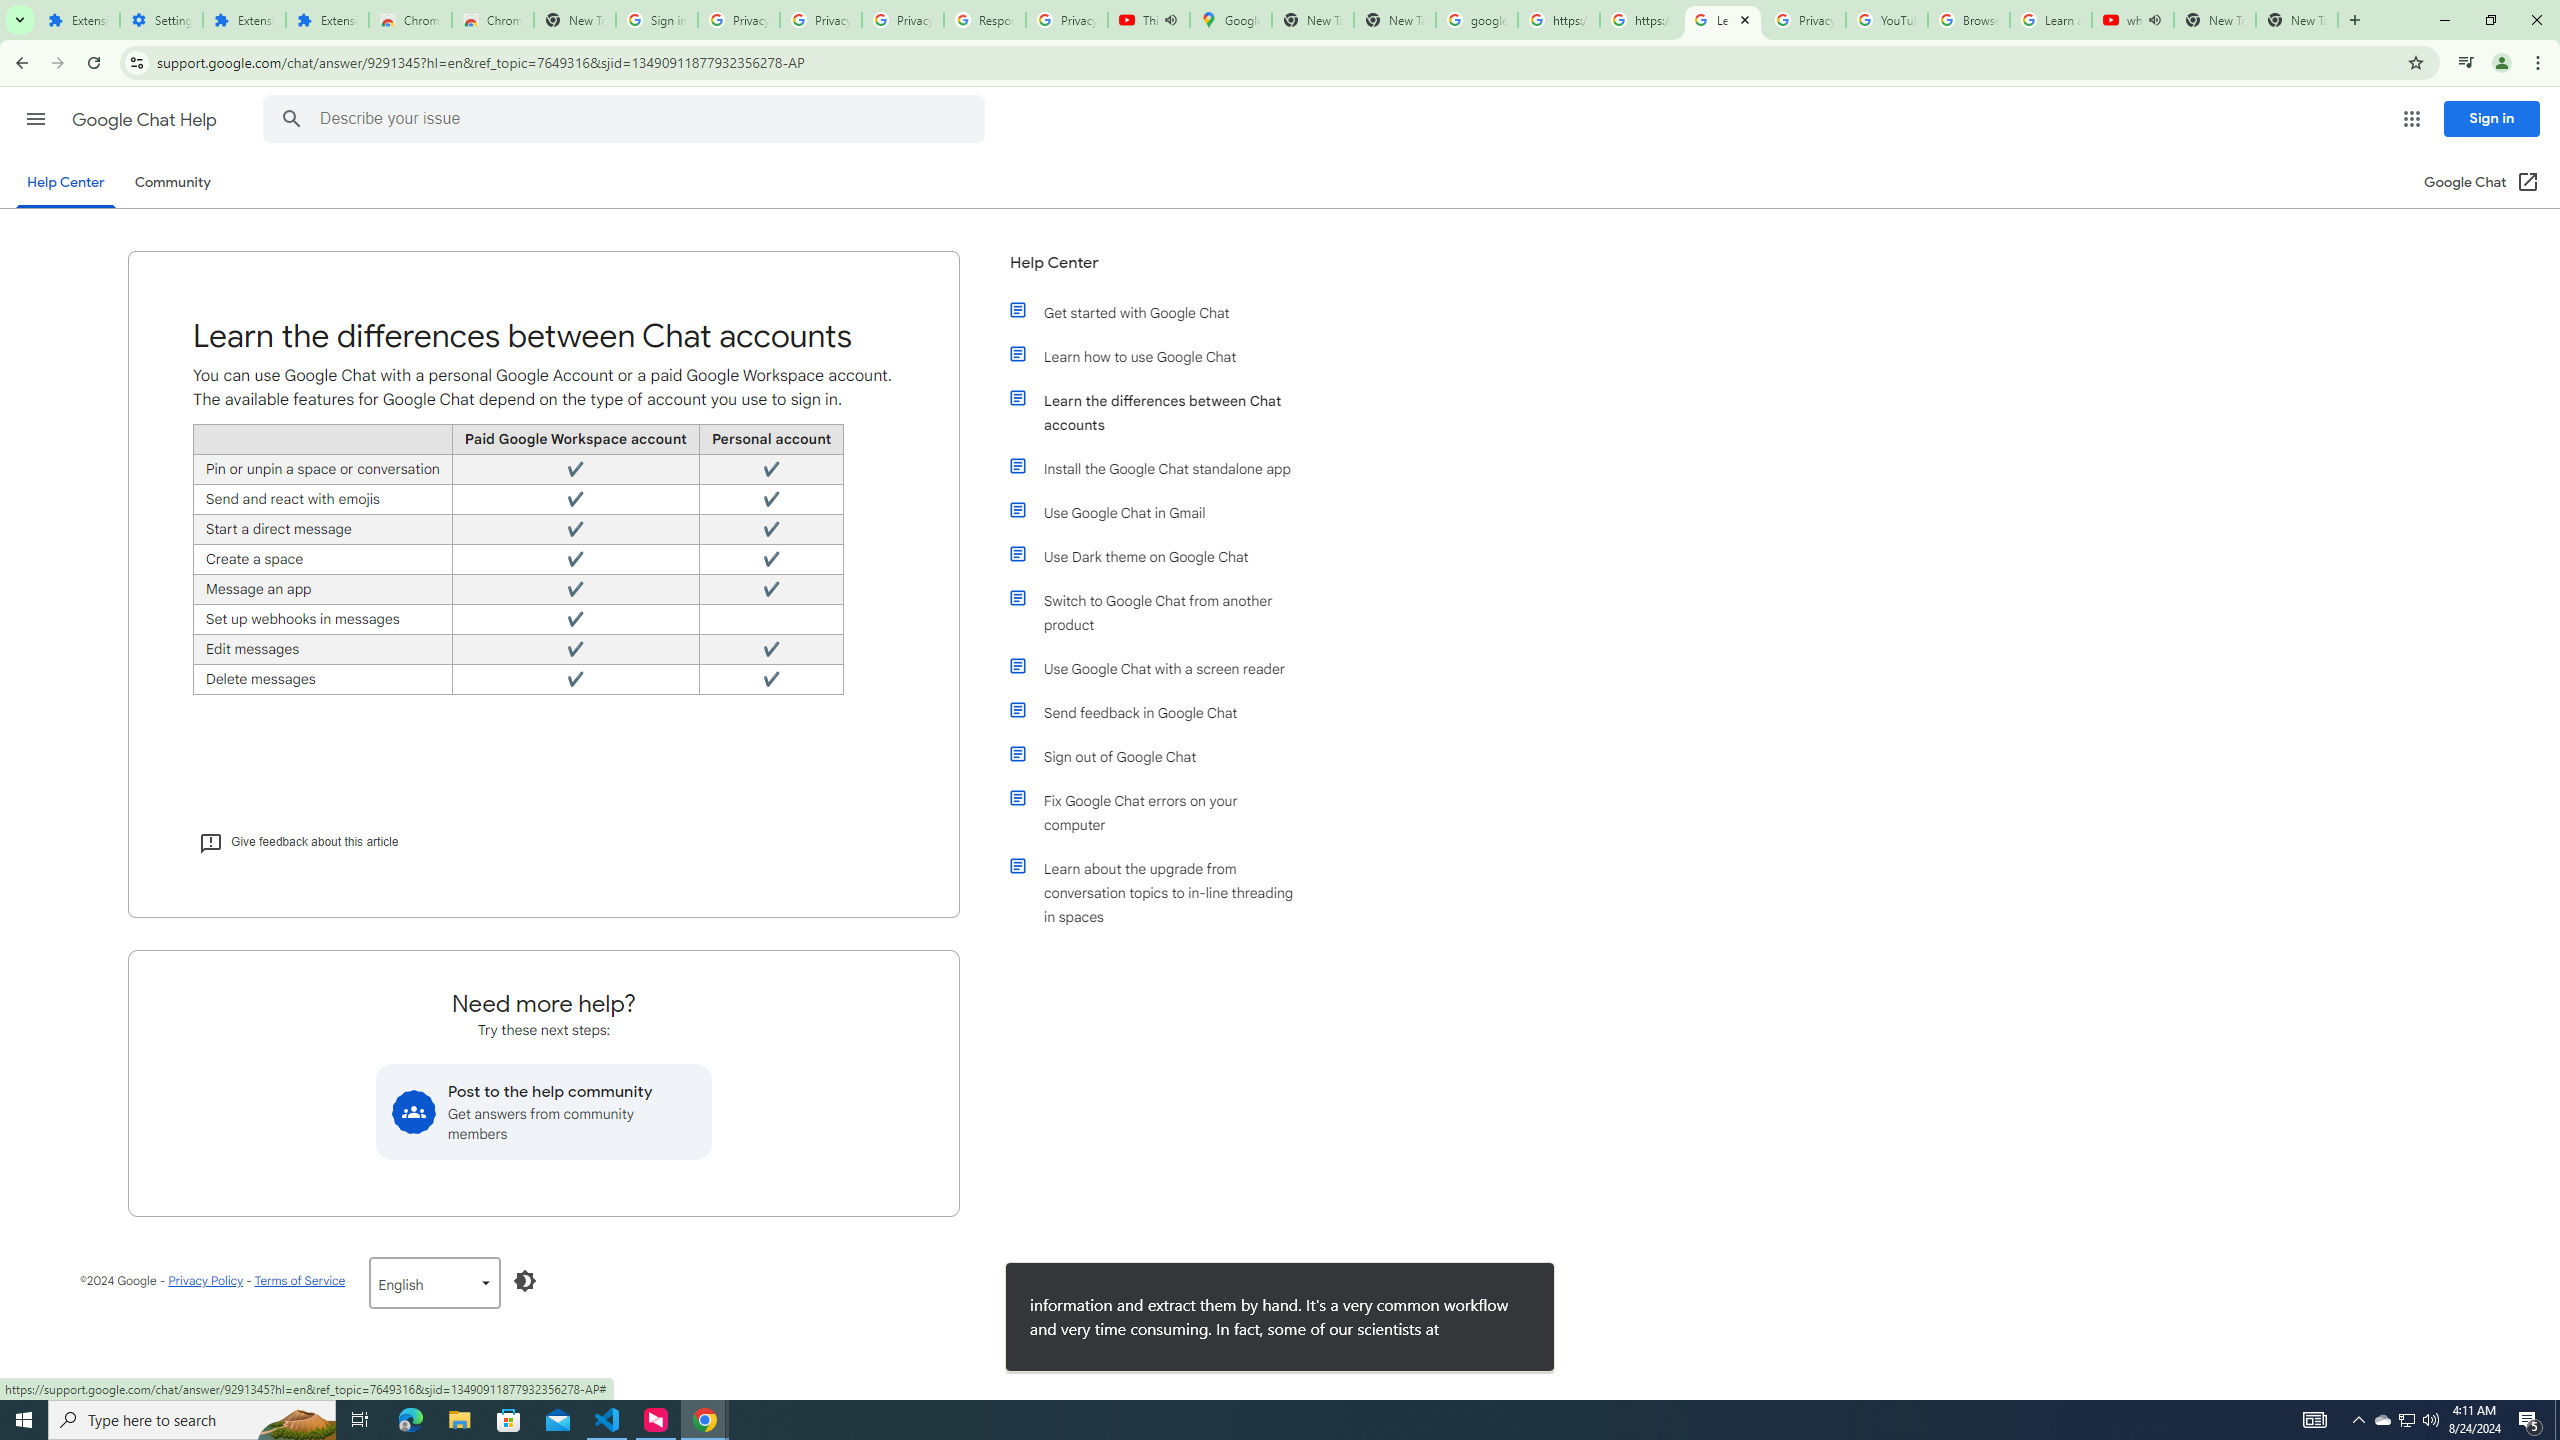 The width and height of the screenshot is (2560, 1440). I want to click on 'Switch to Google Chat from another product', so click(1162, 612).